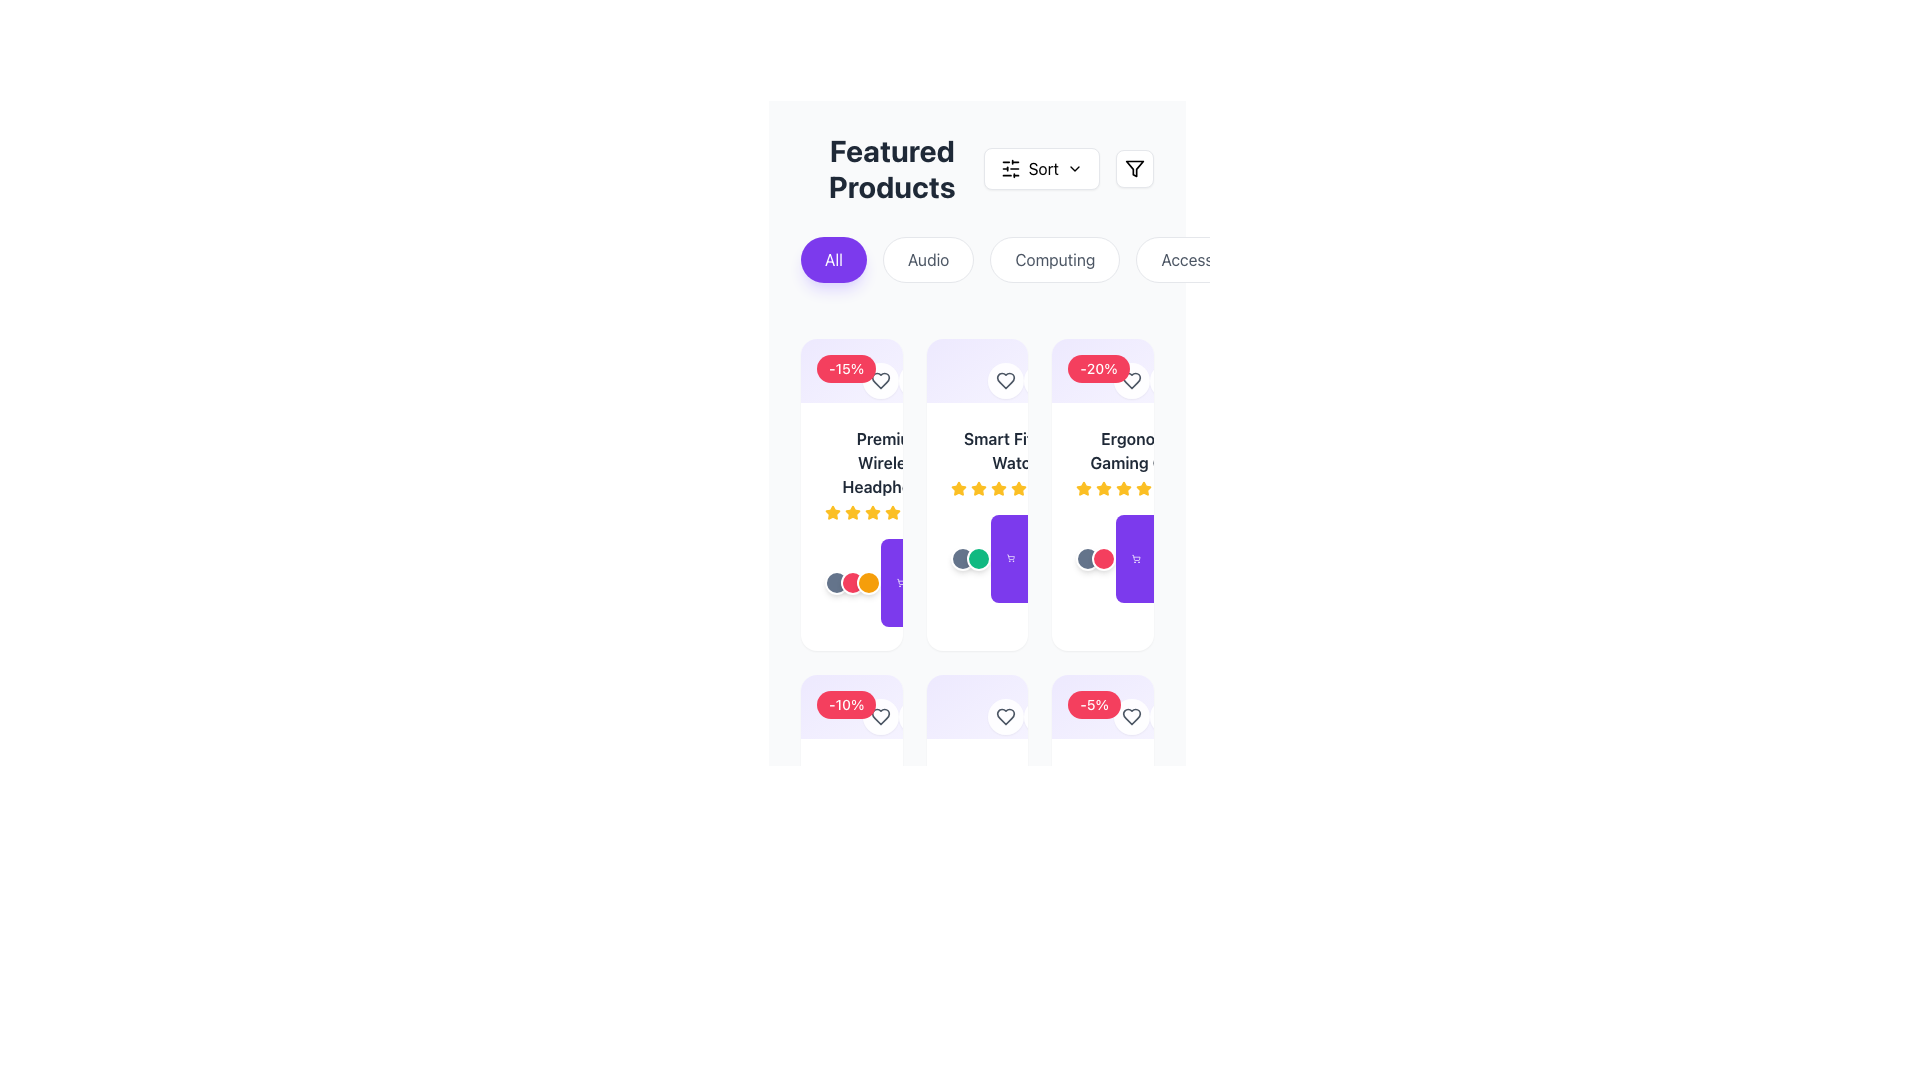  I want to click on the rose-red circular button located in the middle of the three horizontally arranged buttons below the product rating stars for the 'Premium Wireless Headphones', so click(853, 582).